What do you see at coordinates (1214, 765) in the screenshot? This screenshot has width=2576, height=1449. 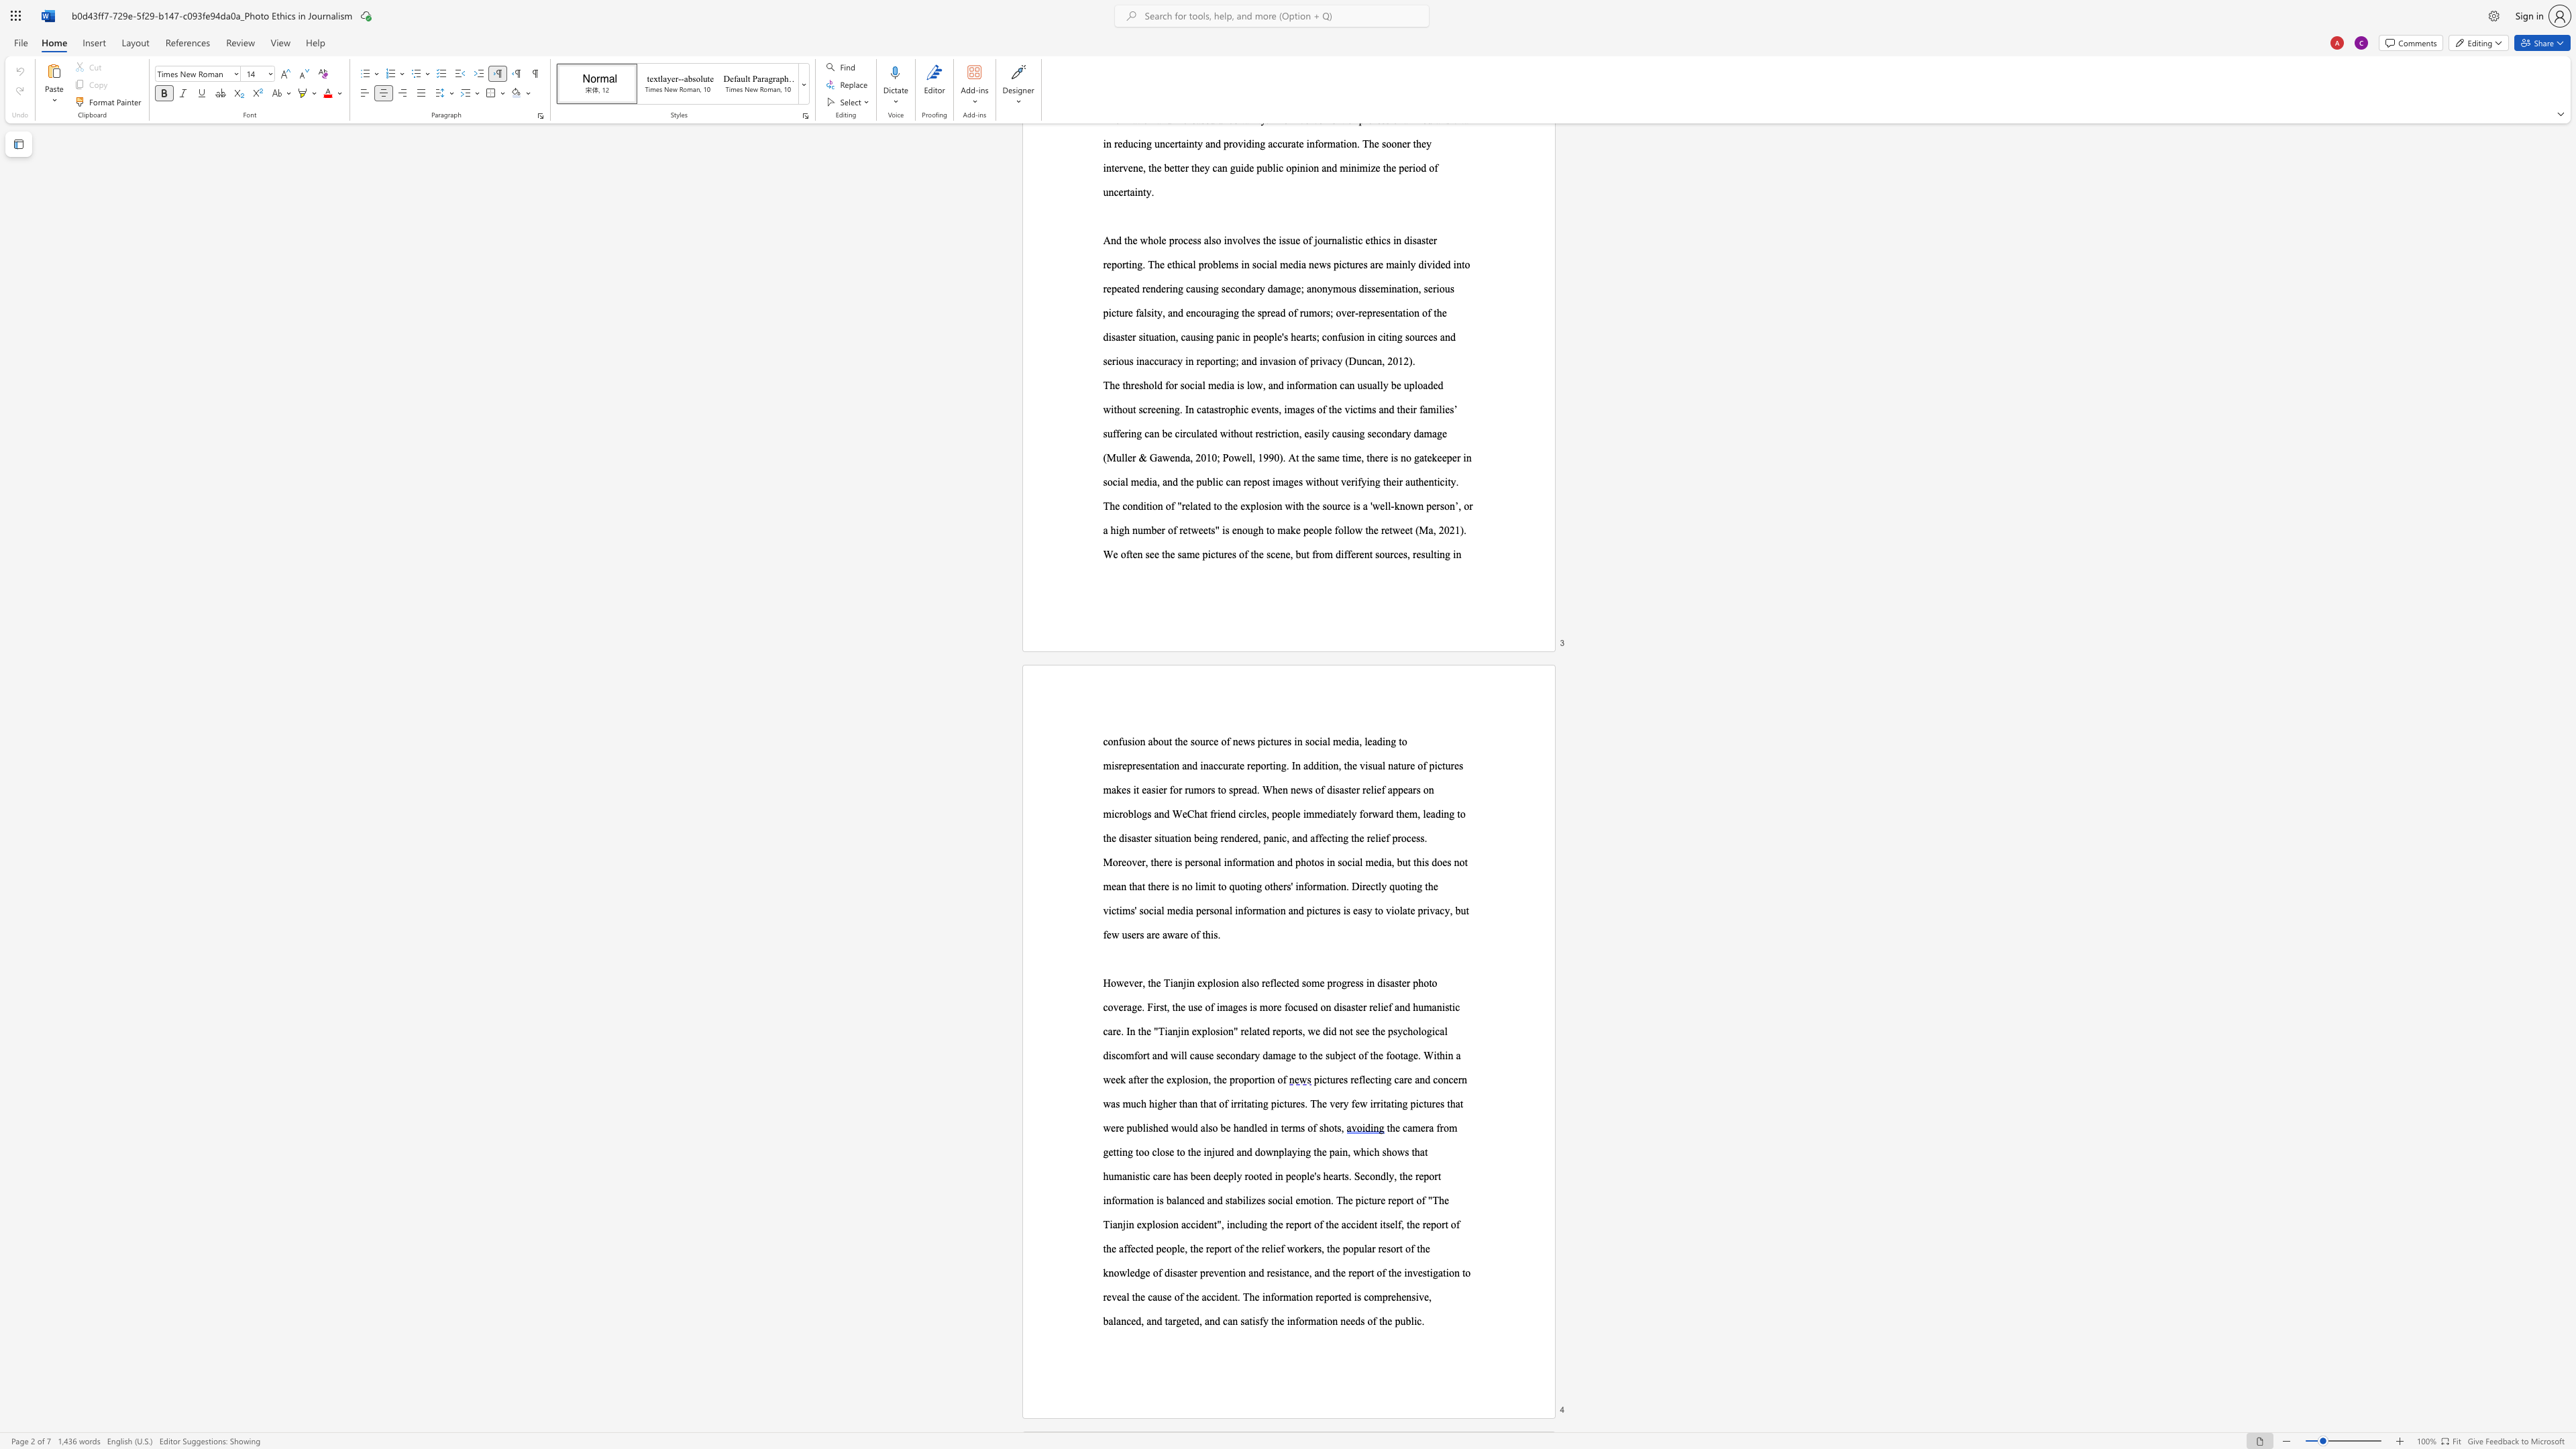 I see `the subset text "ccurate reporting. In addition, the visual nature of p" within the text "confusion about the source of news pictures in social media, leading to misrepresentation and inaccurate reporting. In addition, the visual nature of pictures makes it easier for rumors to spread. When news of disaster relief appears on microblogs and WeChat friend circles, people"` at bounding box center [1214, 765].